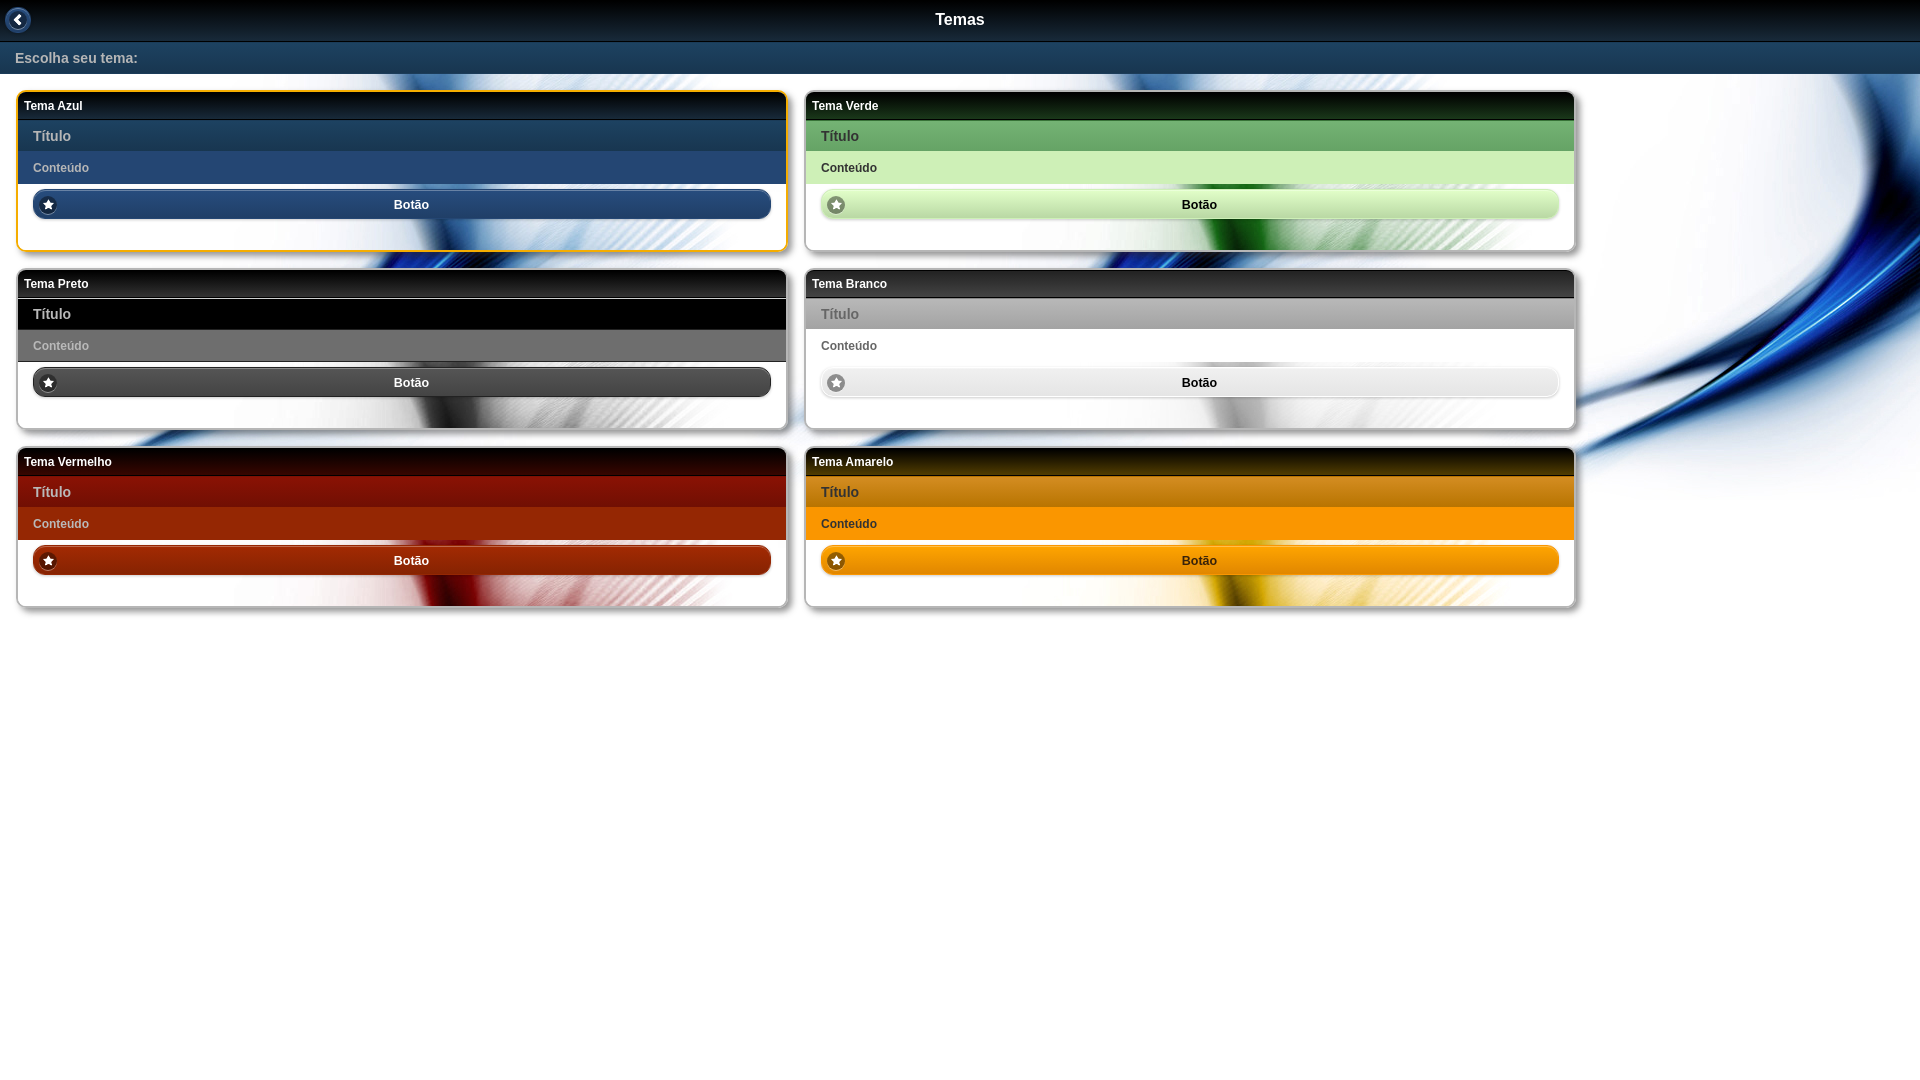 This screenshot has width=1920, height=1080. Describe the element at coordinates (4, 19) in the screenshot. I see `'Voltar'` at that location.